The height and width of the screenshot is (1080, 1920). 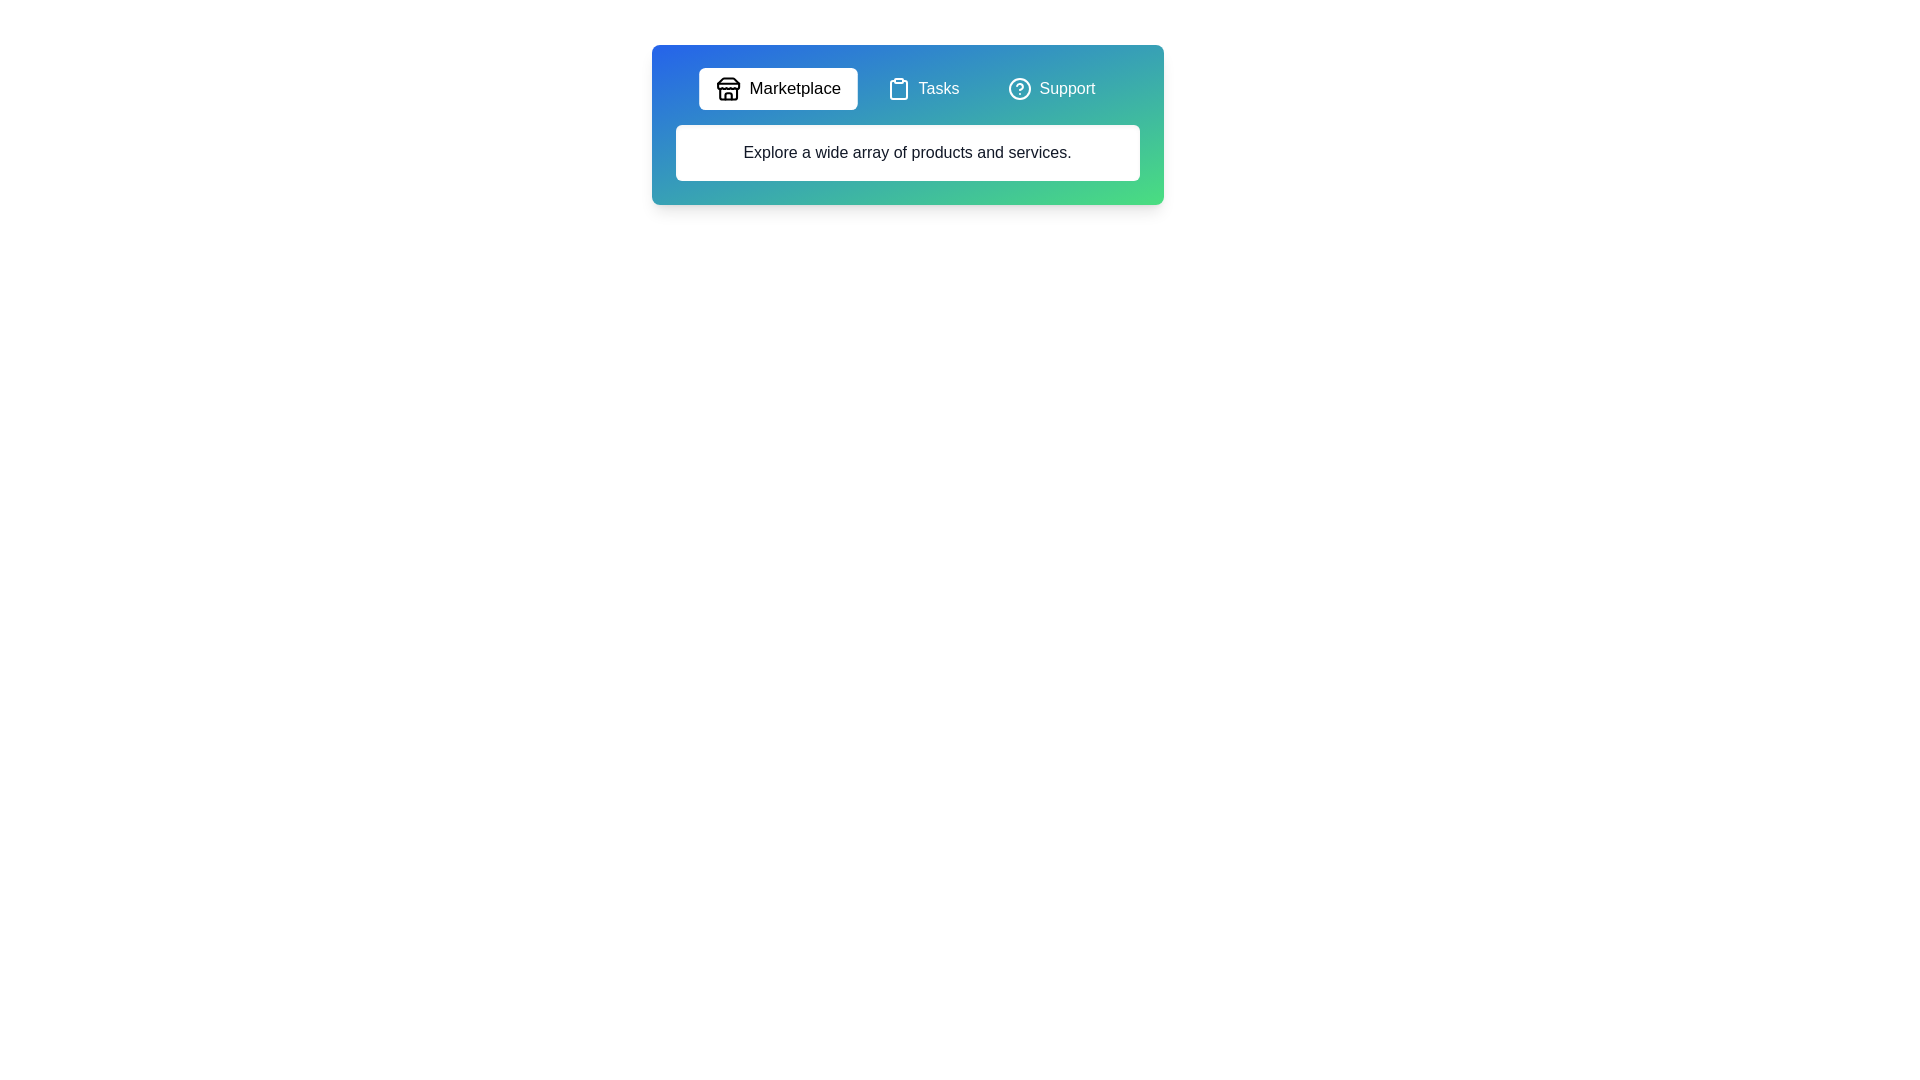 What do you see at coordinates (1050, 87) in the screenshot?
I see `the tab labeled Support` at bounding box center [1050, 87].